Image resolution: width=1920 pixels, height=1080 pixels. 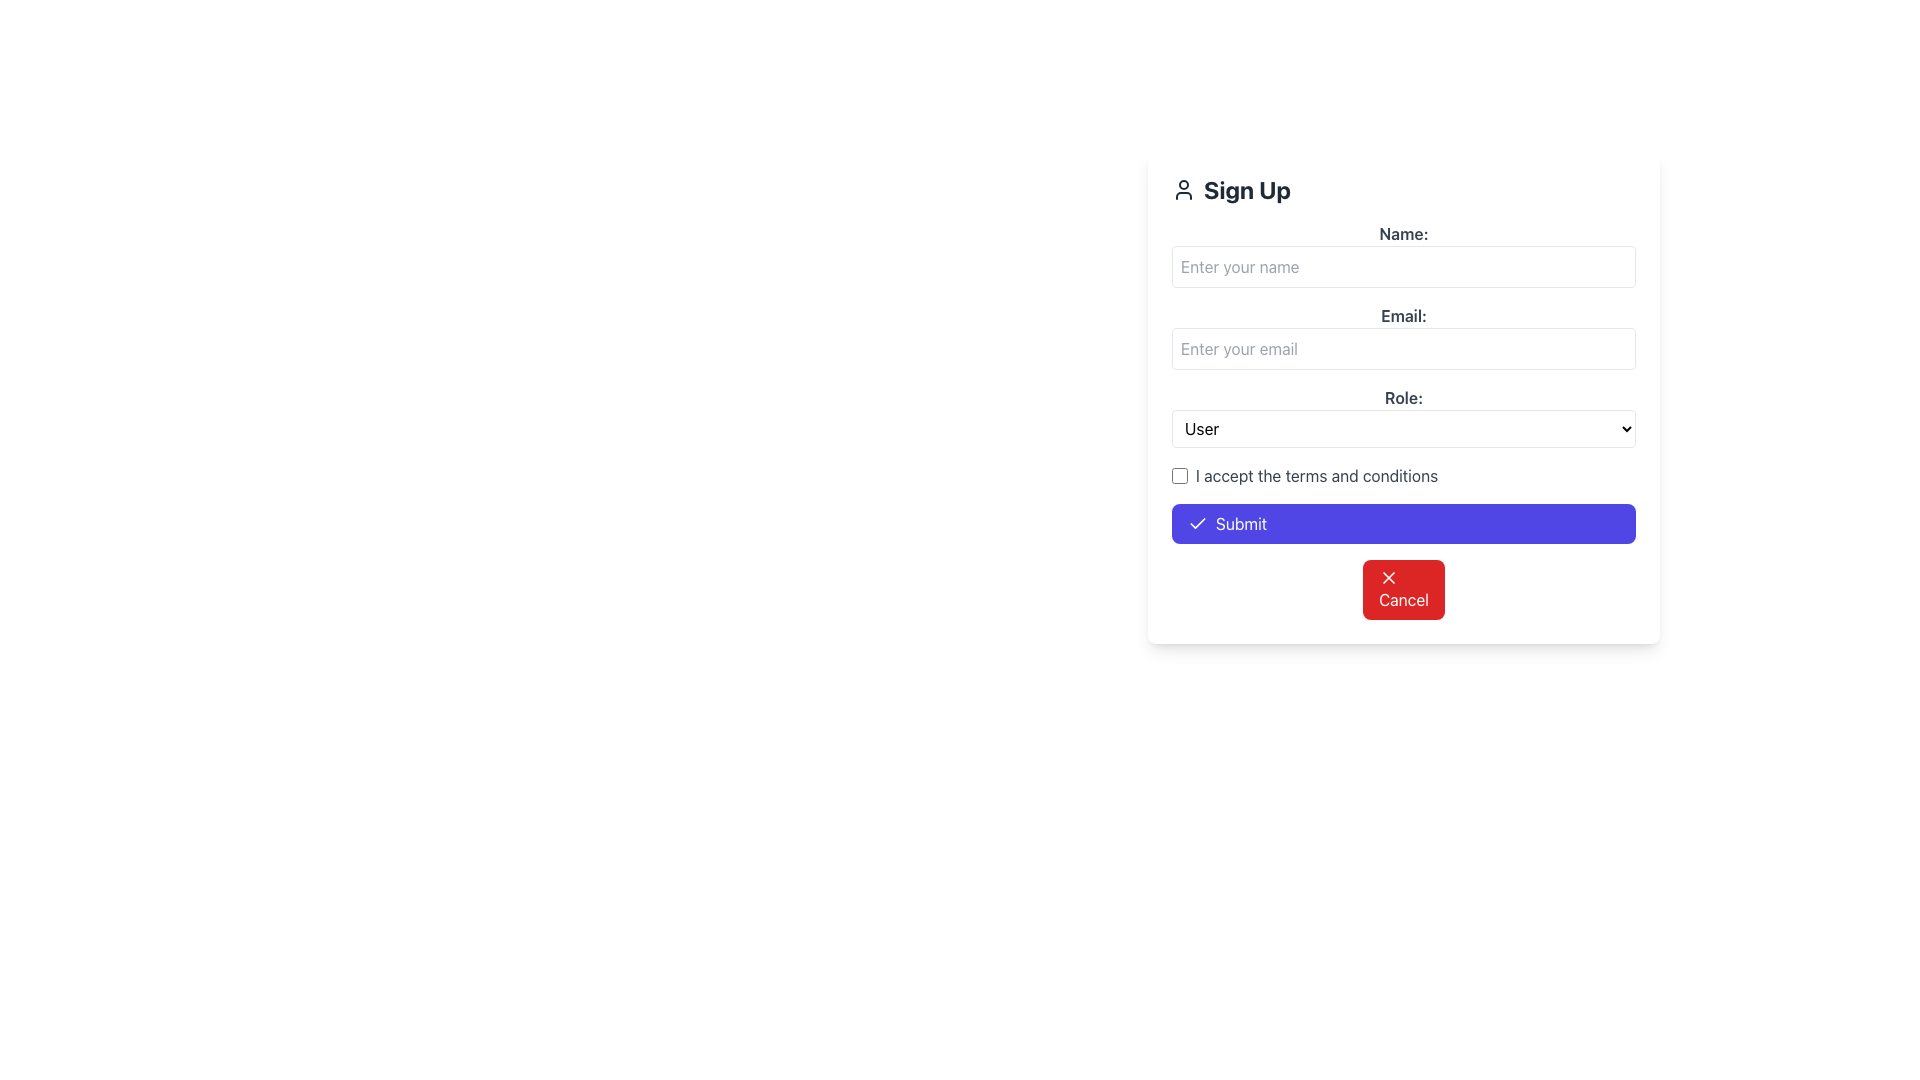 What do you see at coordinates (1402, 233) in the screenshot?
I see `text of the label indicating the user should enter their name, located at the top of the form above the input field` at bounding box center [1402, 233].